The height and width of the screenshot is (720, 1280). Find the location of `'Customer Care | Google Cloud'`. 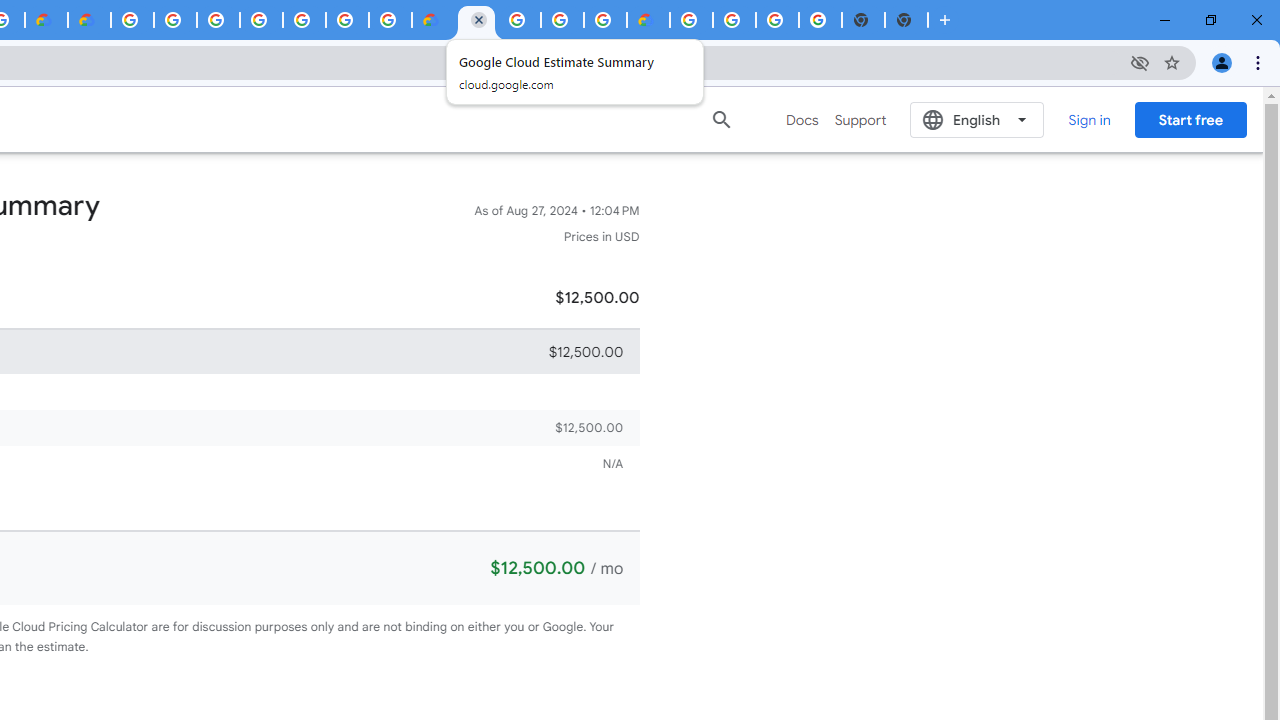

'Customer Care | Google Cloud' is located at coordinates (432, 20).